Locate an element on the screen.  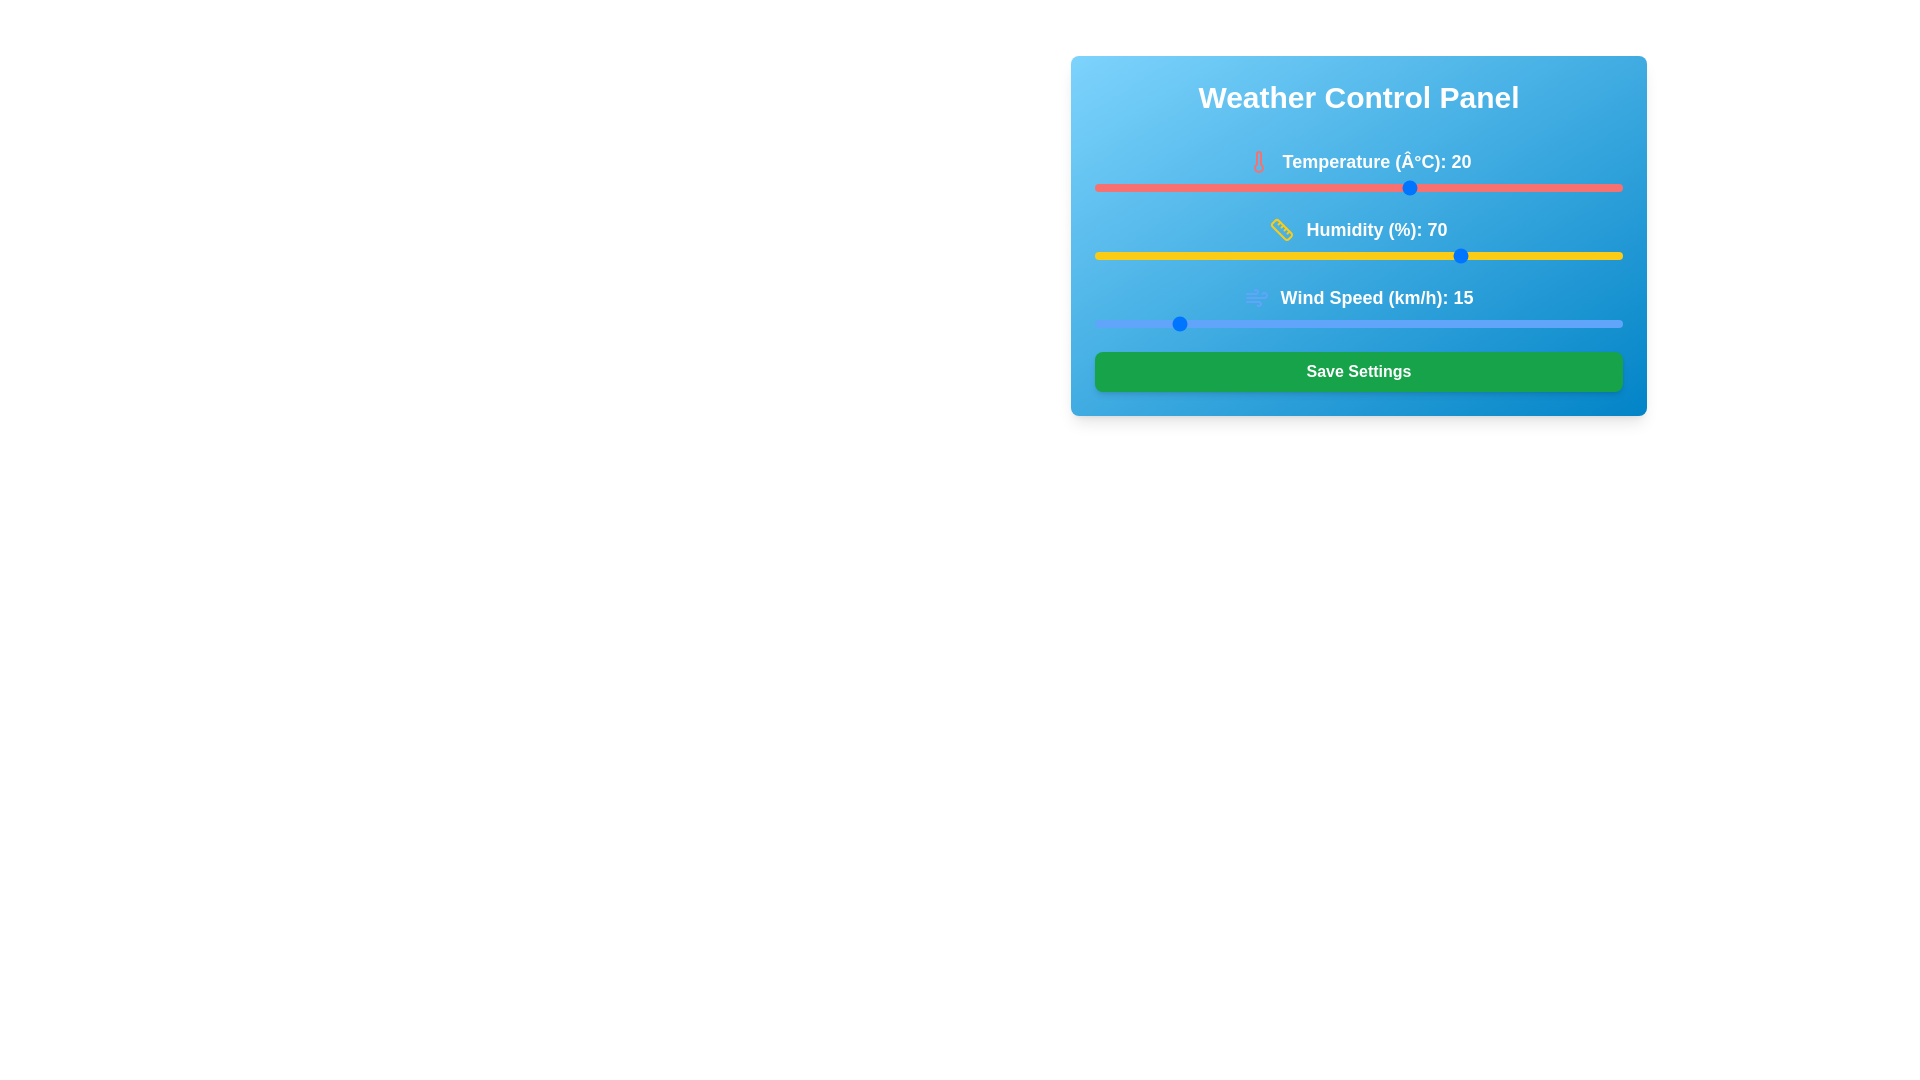
the static text element displaying 'Temperature (°C): 20' with an adjacent red thermometer icon, located at the top left of the 'Weather Control Panel' is located at coordinates (1358, 161).